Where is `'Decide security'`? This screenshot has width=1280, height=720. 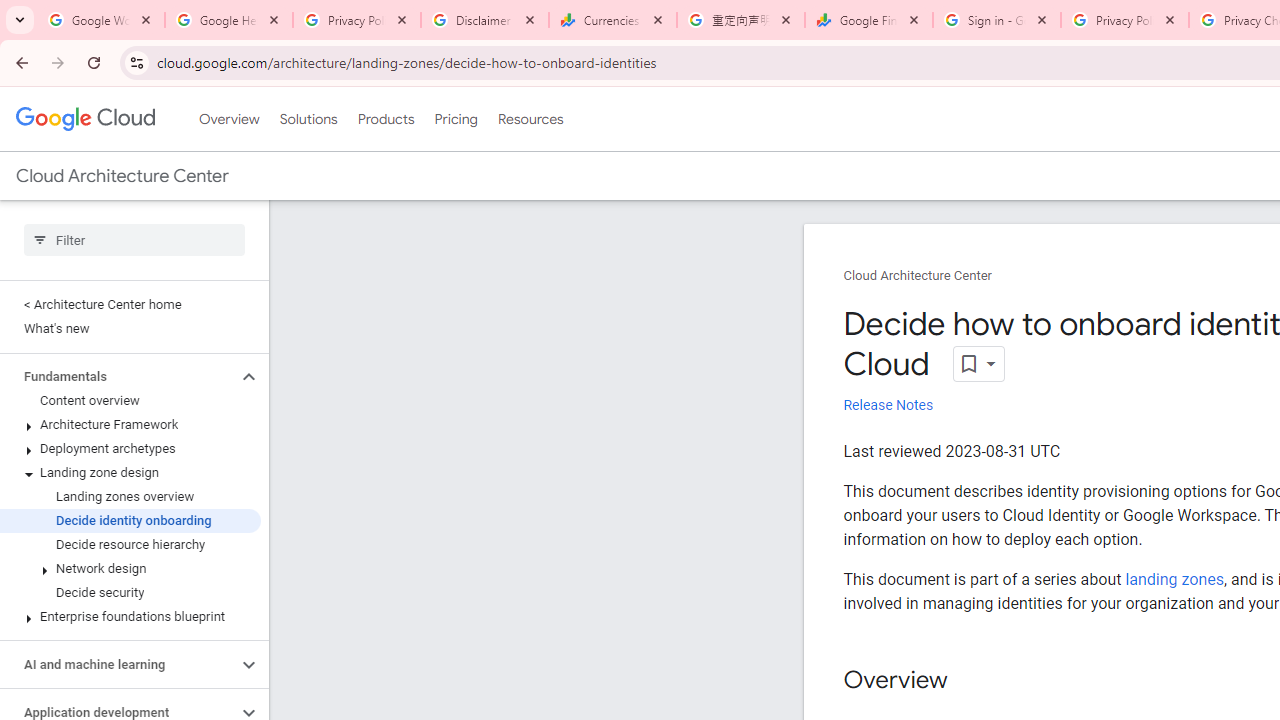
'Decide security' is located at coordinates (129, 591).